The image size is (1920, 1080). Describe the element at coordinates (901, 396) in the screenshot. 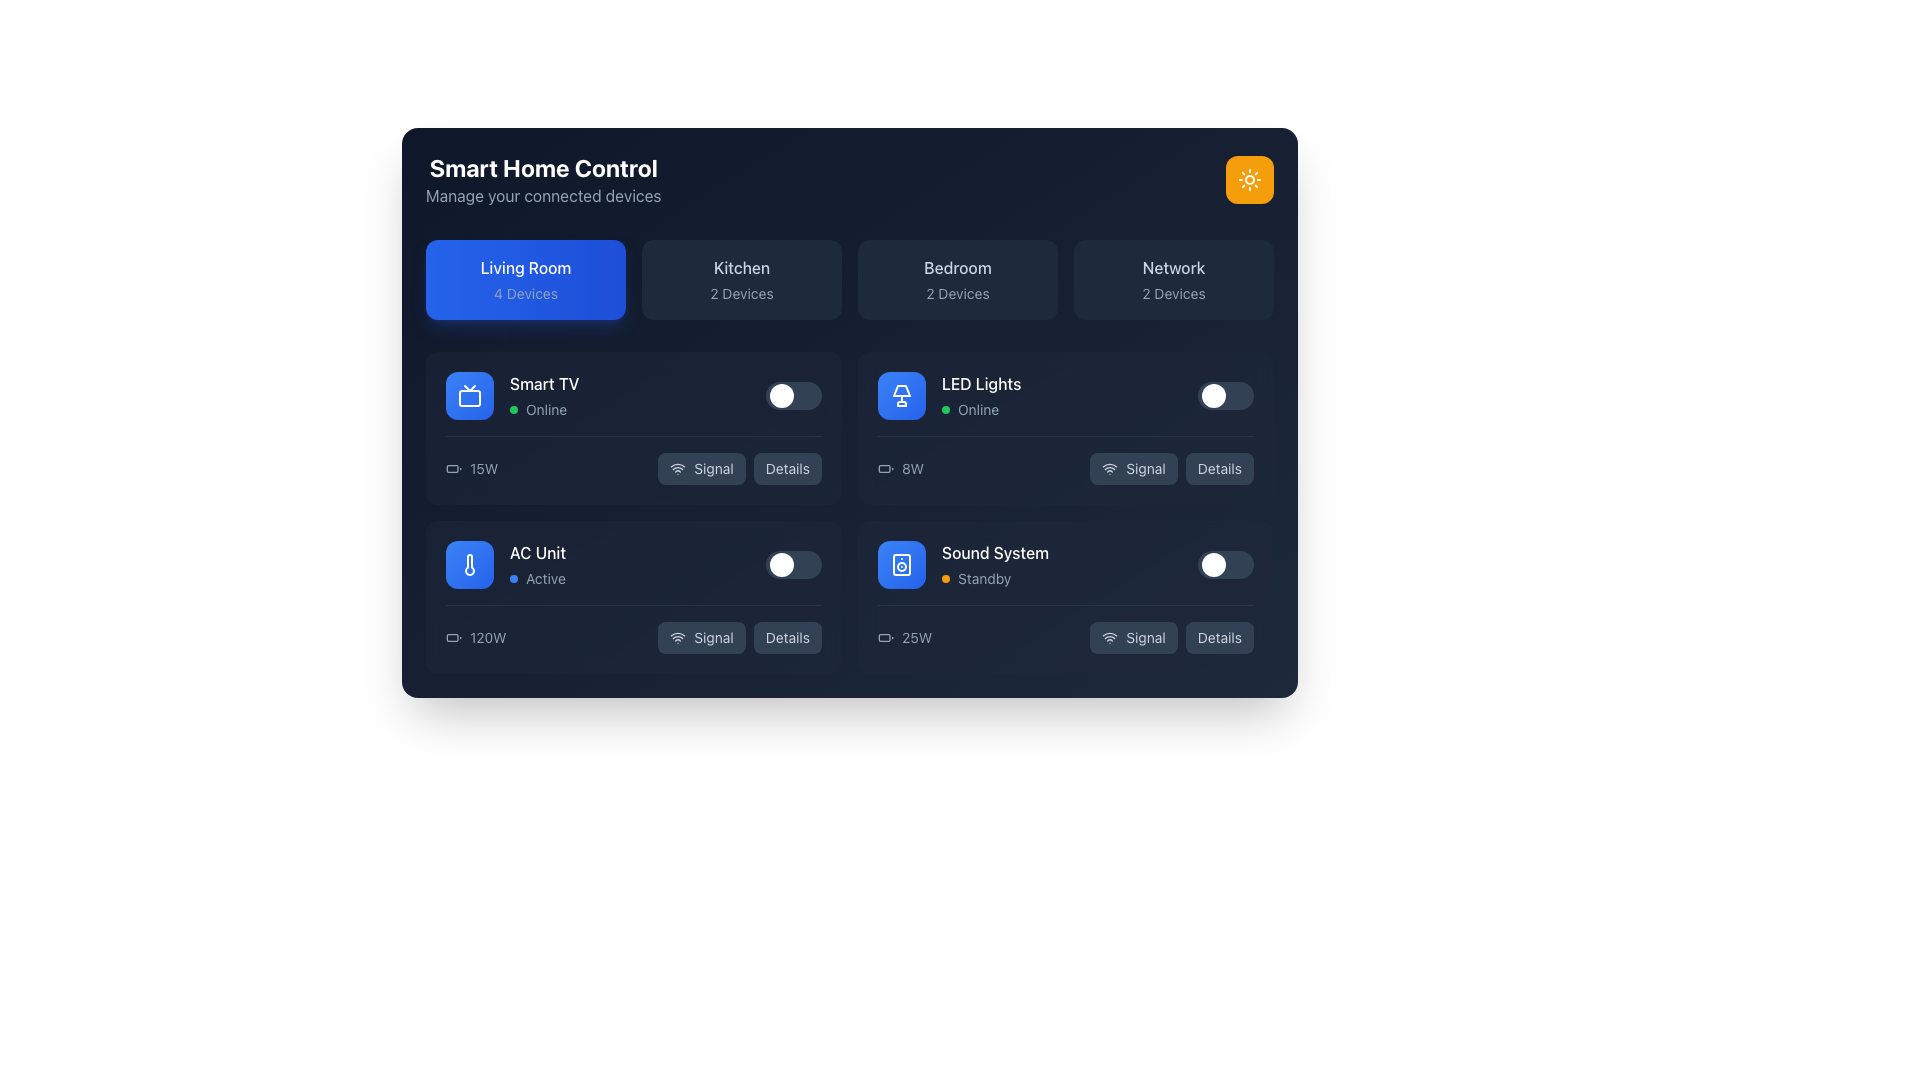

I see `the graphic button with a lamp icon and a gradient blue background located in the upper-right portion of the 'Living Room' section` at that location.